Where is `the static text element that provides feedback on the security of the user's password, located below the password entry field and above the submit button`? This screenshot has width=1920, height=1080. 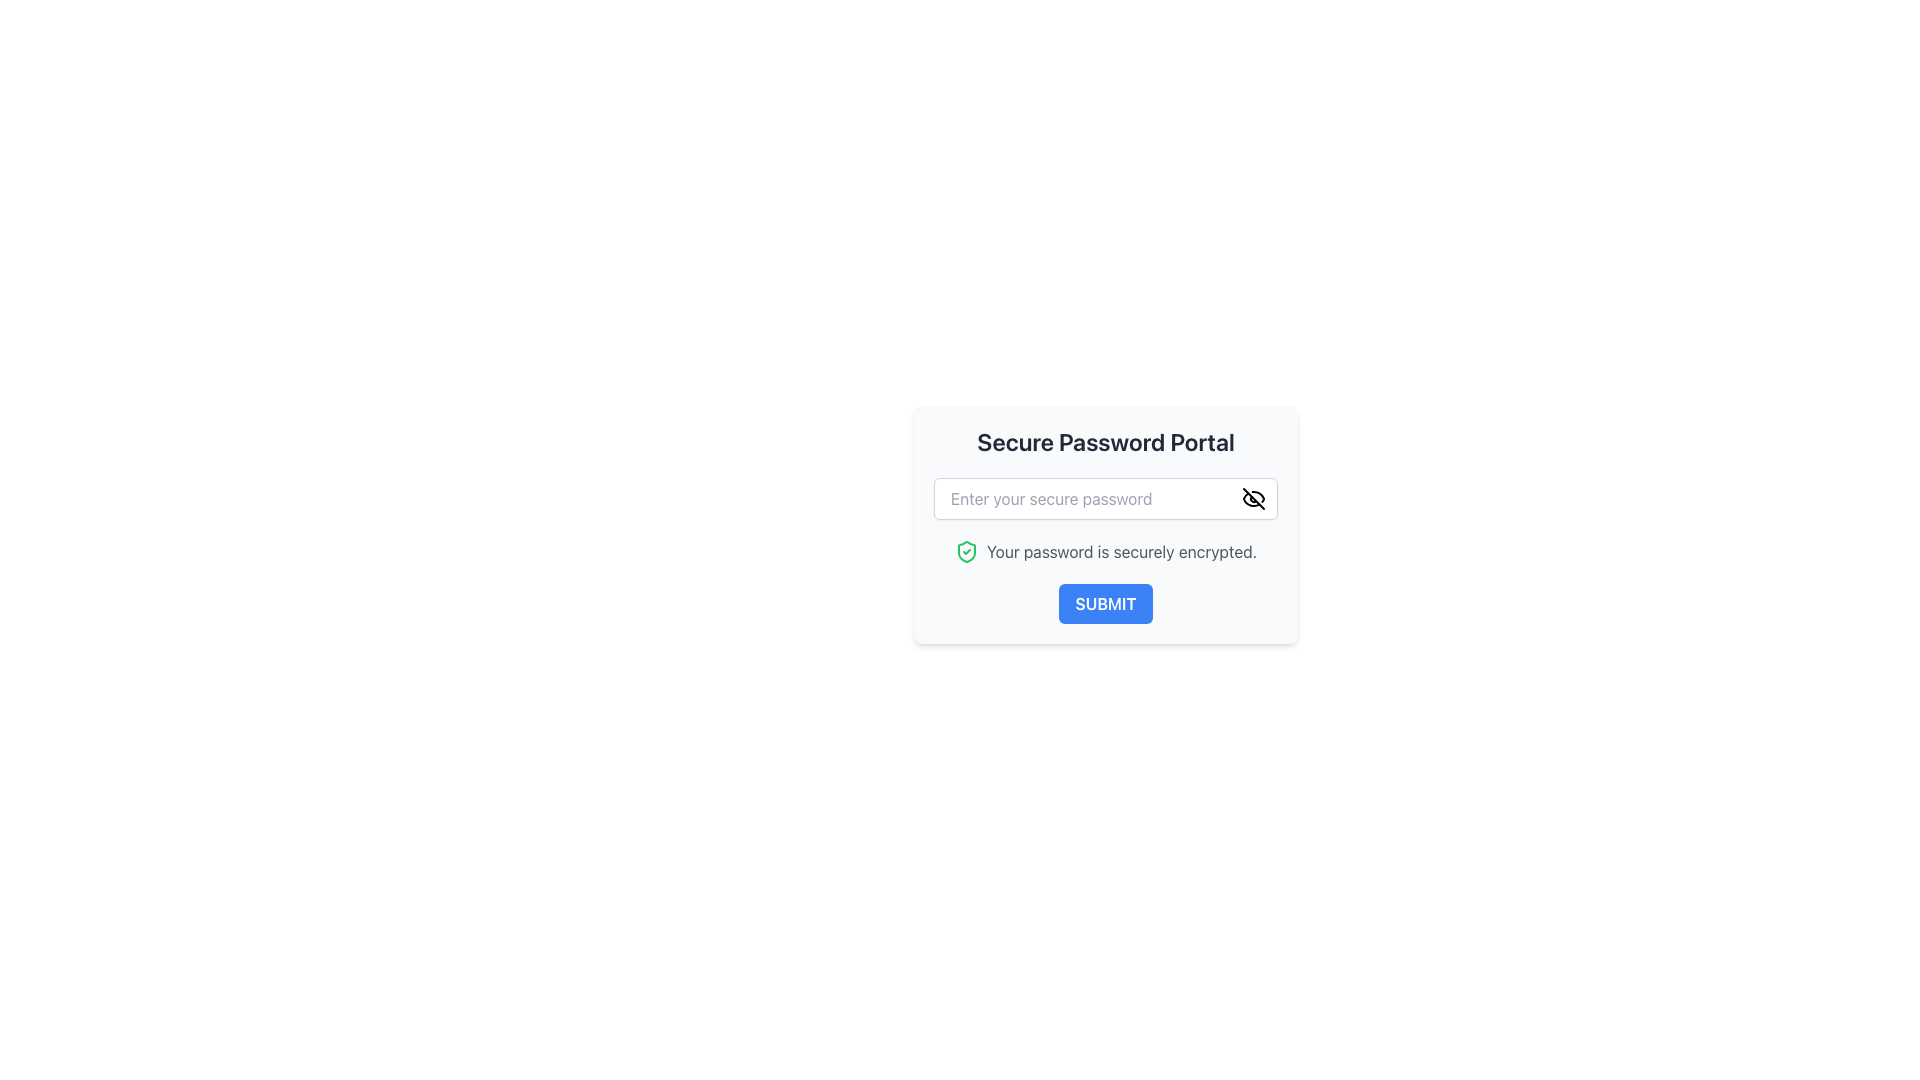
the static text element that provides feedback on the security of the user's password, located below the password entry field and above the submit button is located at coordinates (1122, 551).